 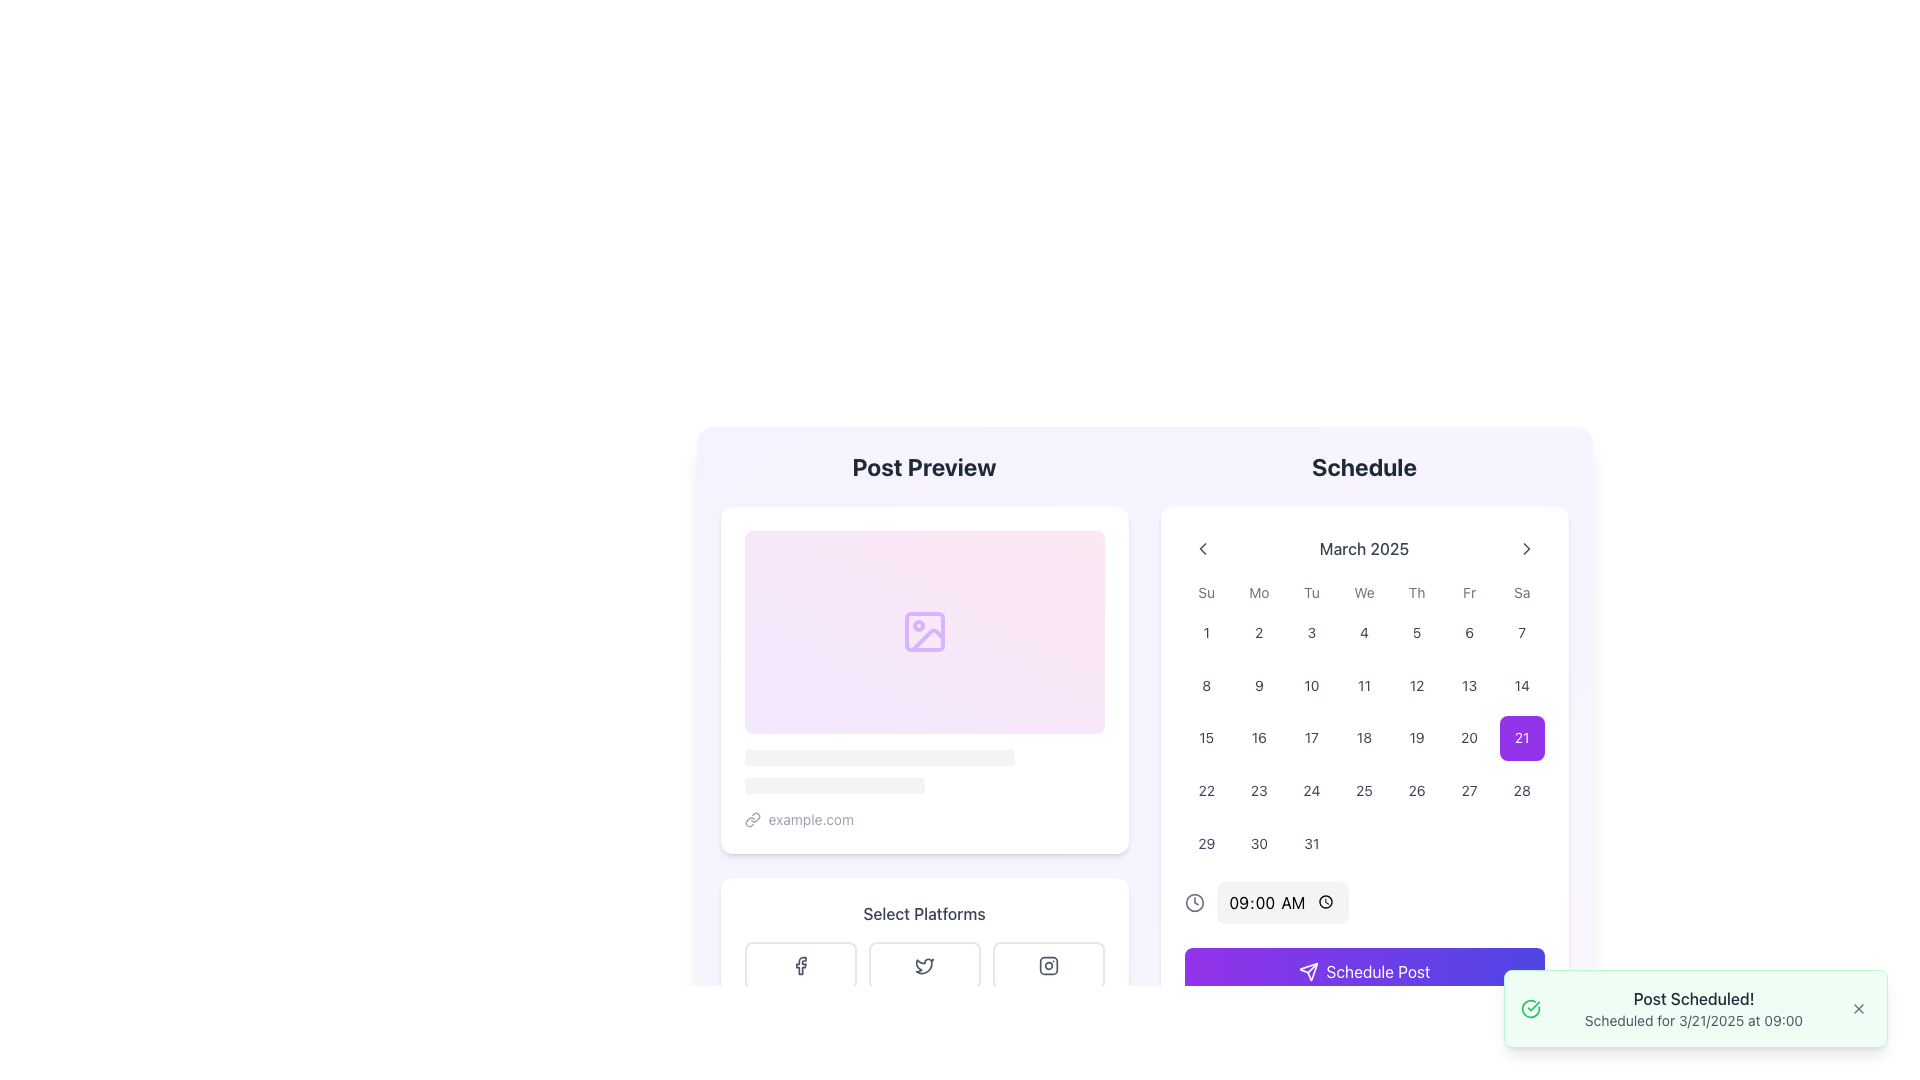 I want to click on the Interactive button displaying the Twitter bird logo, so click(x=923, y=964).